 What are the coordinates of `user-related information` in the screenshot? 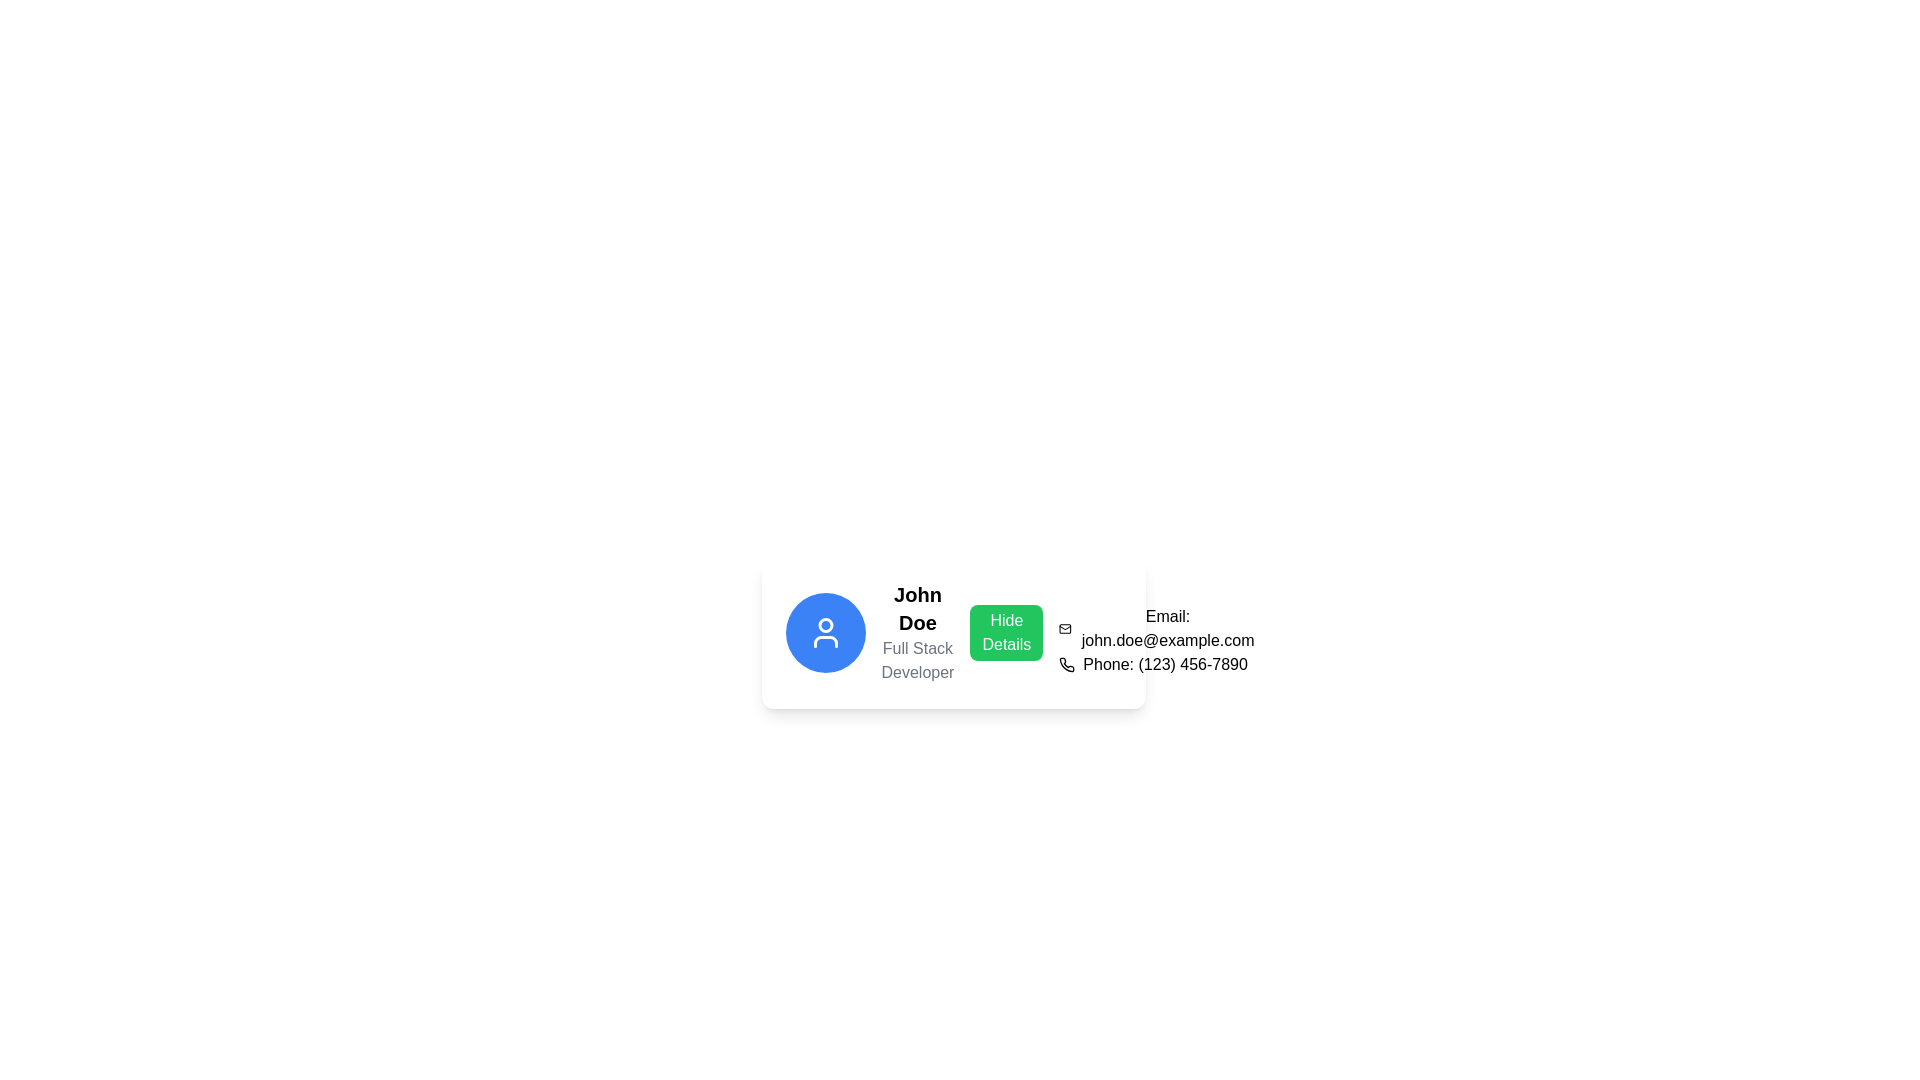 It's located at (825, 632).